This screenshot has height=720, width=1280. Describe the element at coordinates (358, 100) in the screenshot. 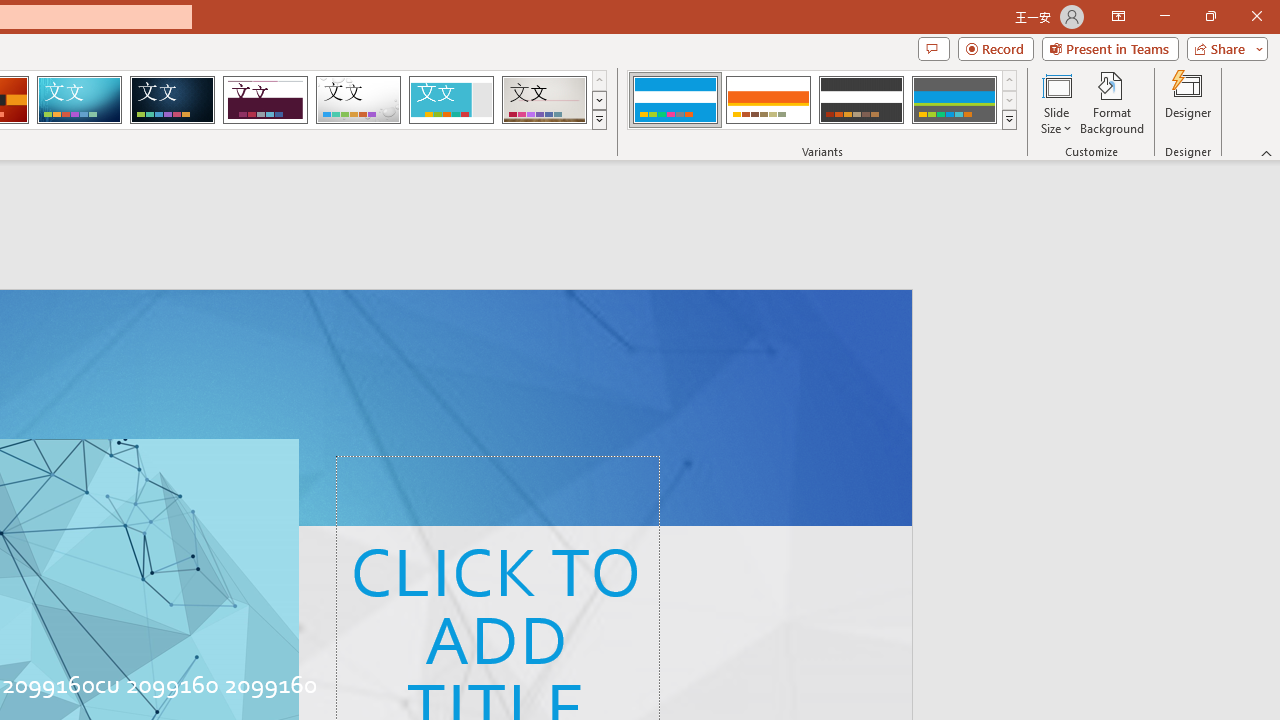

I see `'Droplet'` at that location.